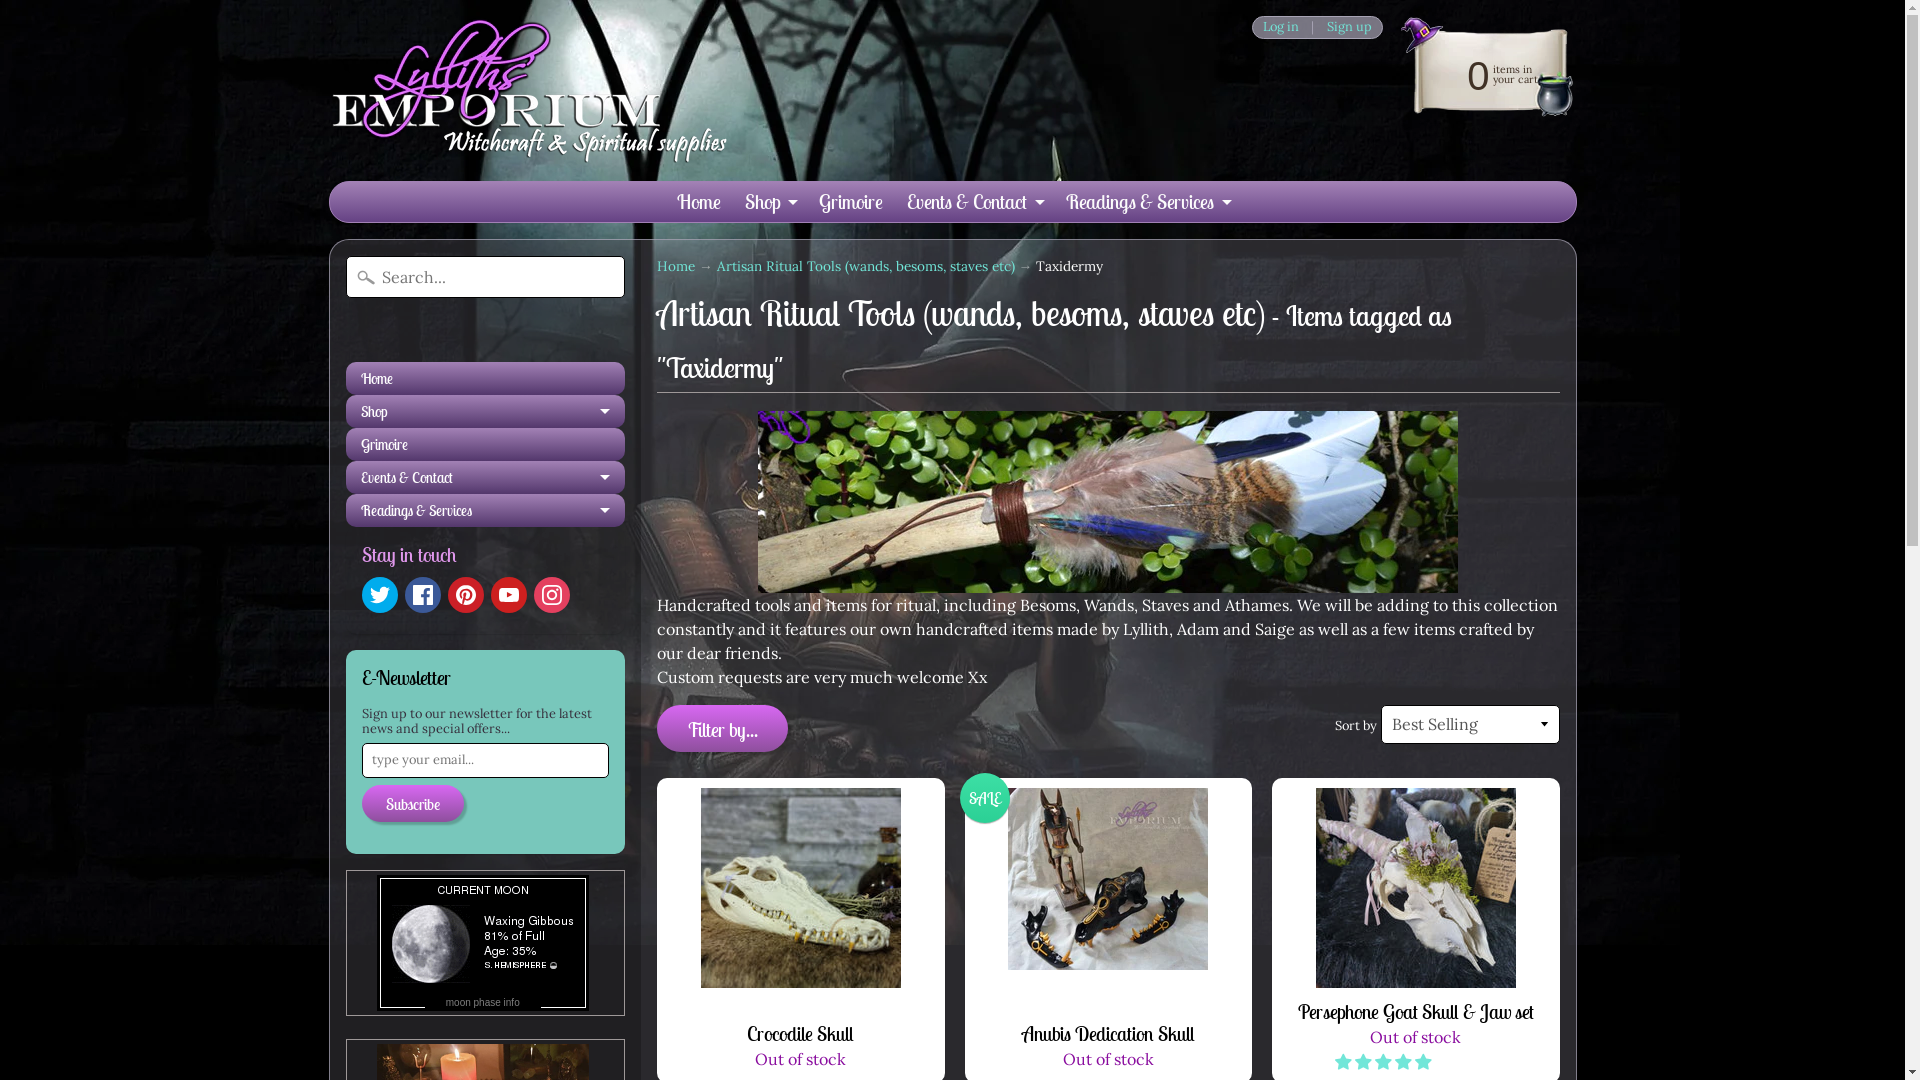  What do you see at coordinates (657, 728) in the screenshot?
I see `'Filter by...'` at bounding box center [657, 728].